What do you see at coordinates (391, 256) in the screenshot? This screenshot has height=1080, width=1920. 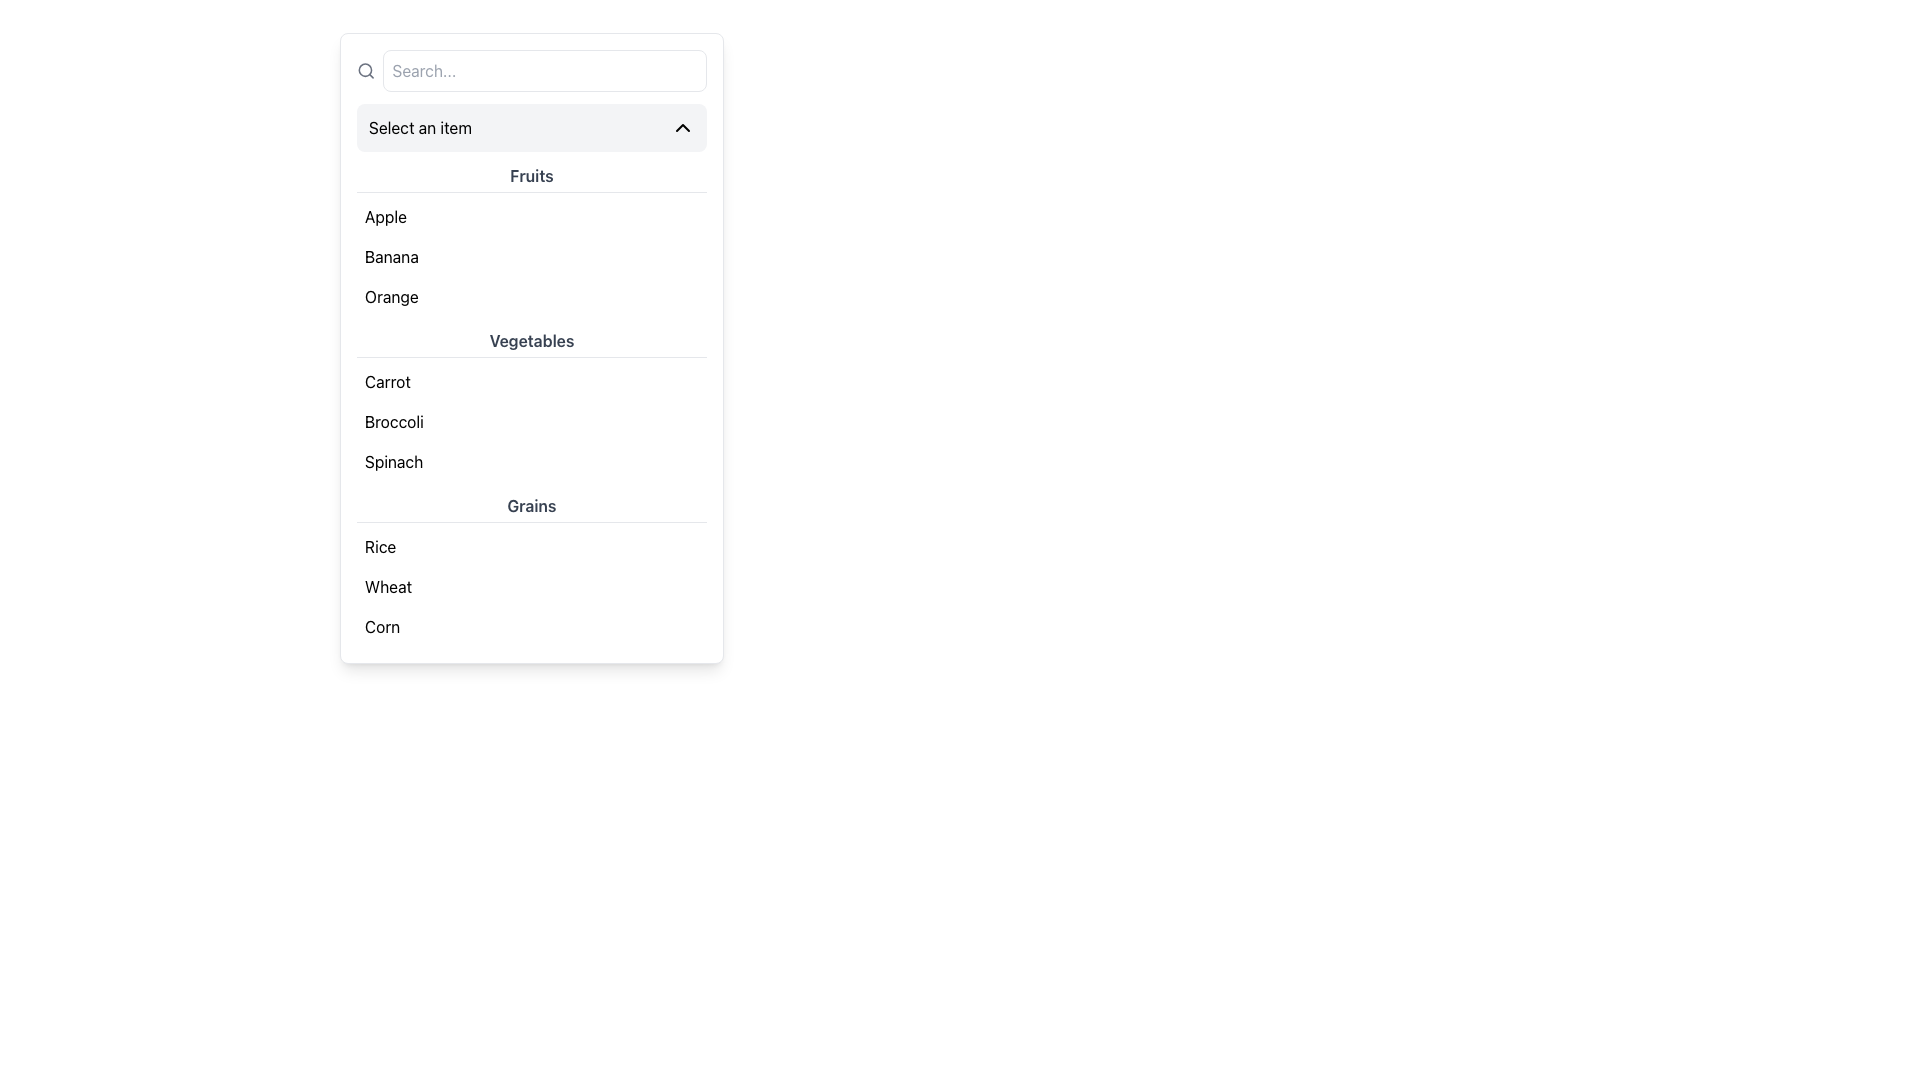 I see `the text label displaying 'Banana' in the Fruits category` at bounding box center [391, 256].